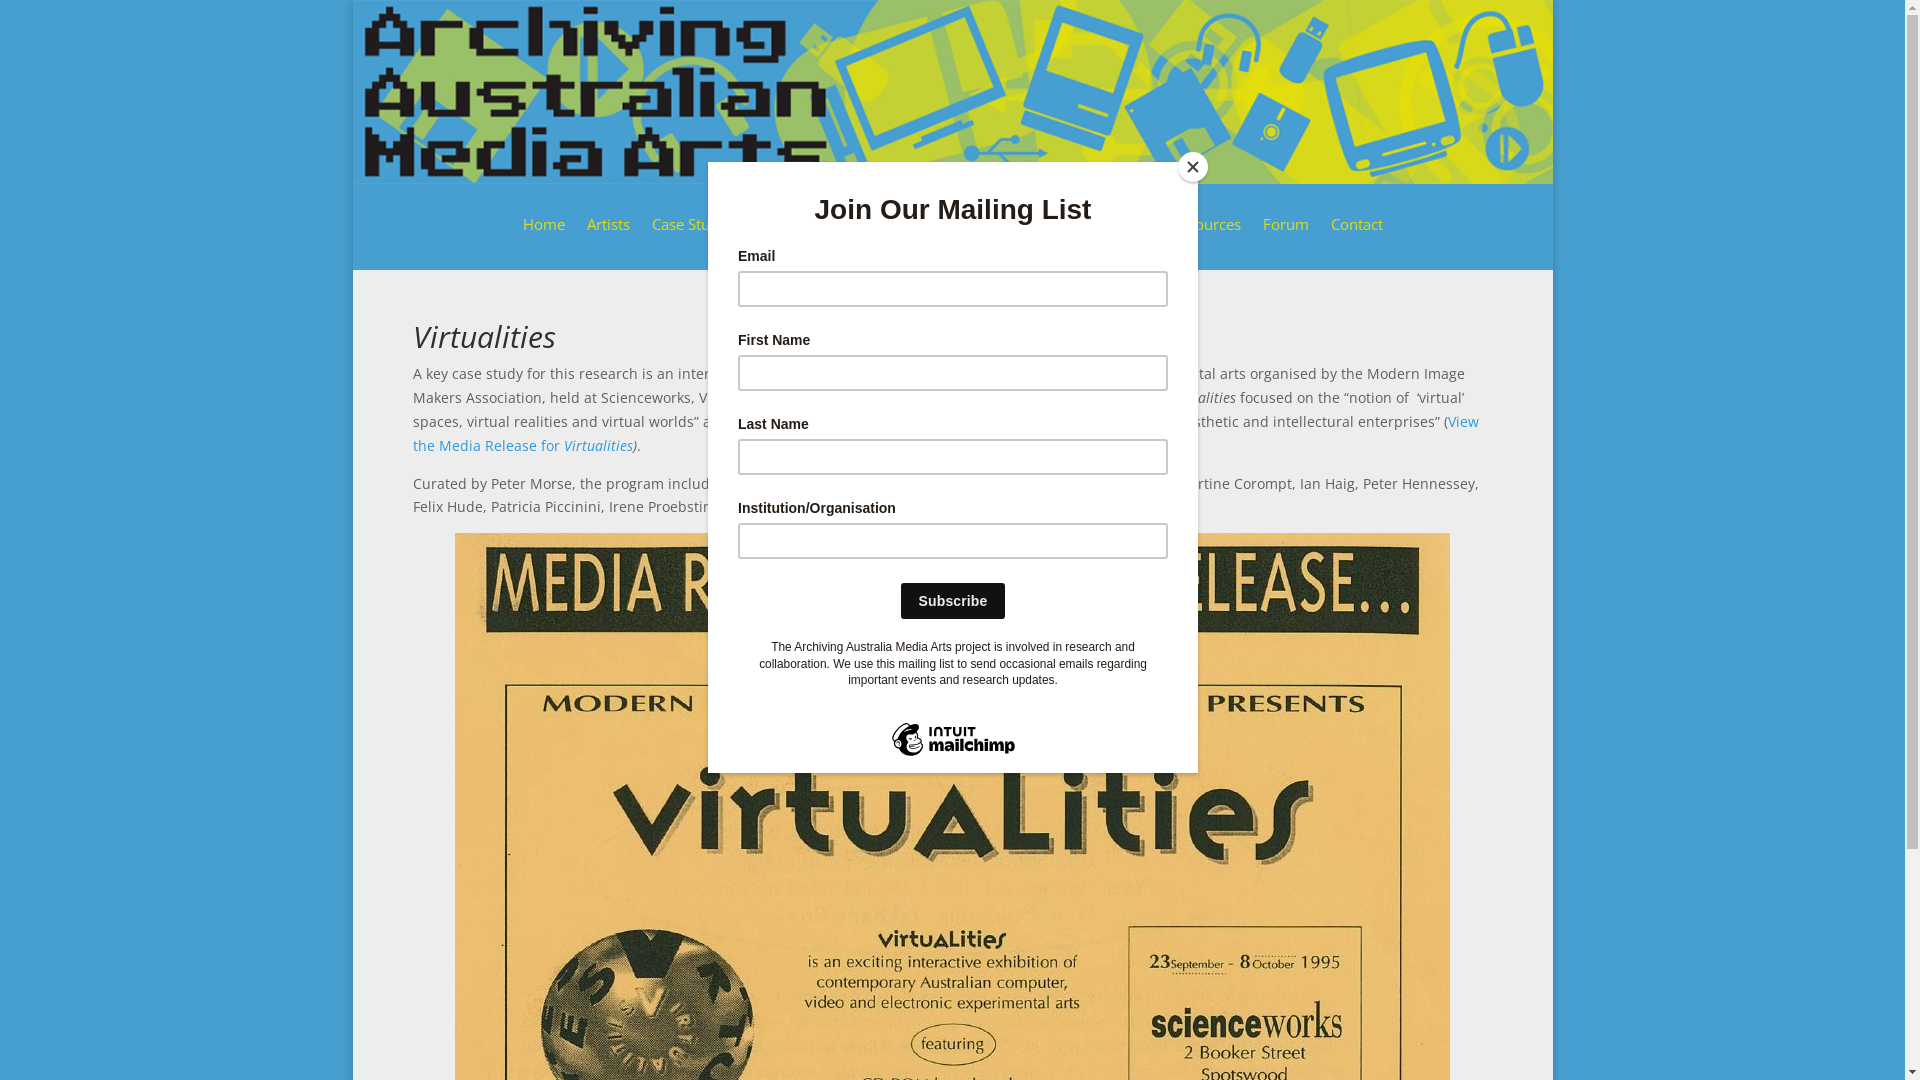  Describe the element at coordinates (950, 92) in the screenshot. I see `'aama'` at that location.